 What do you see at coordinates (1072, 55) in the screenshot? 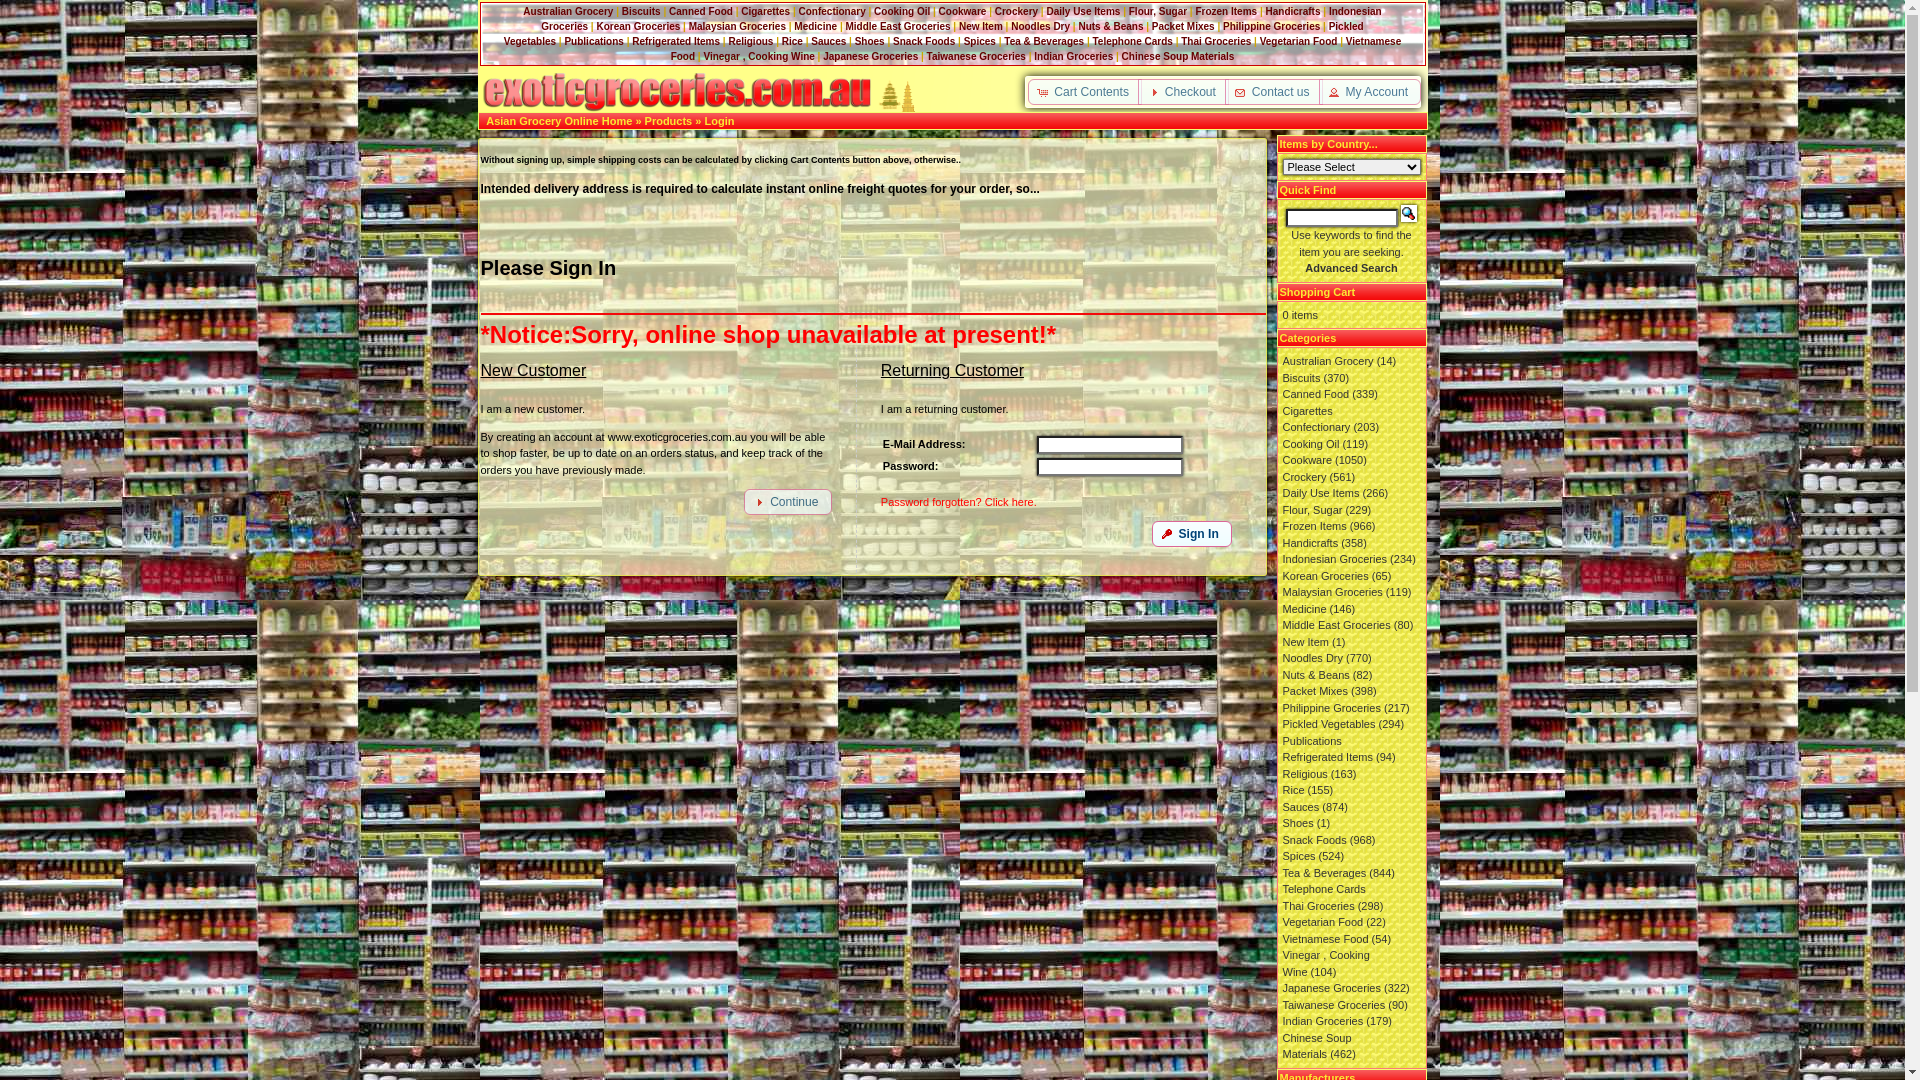
I see `'Indian Groceries'` at bounding box center [1072, 55].